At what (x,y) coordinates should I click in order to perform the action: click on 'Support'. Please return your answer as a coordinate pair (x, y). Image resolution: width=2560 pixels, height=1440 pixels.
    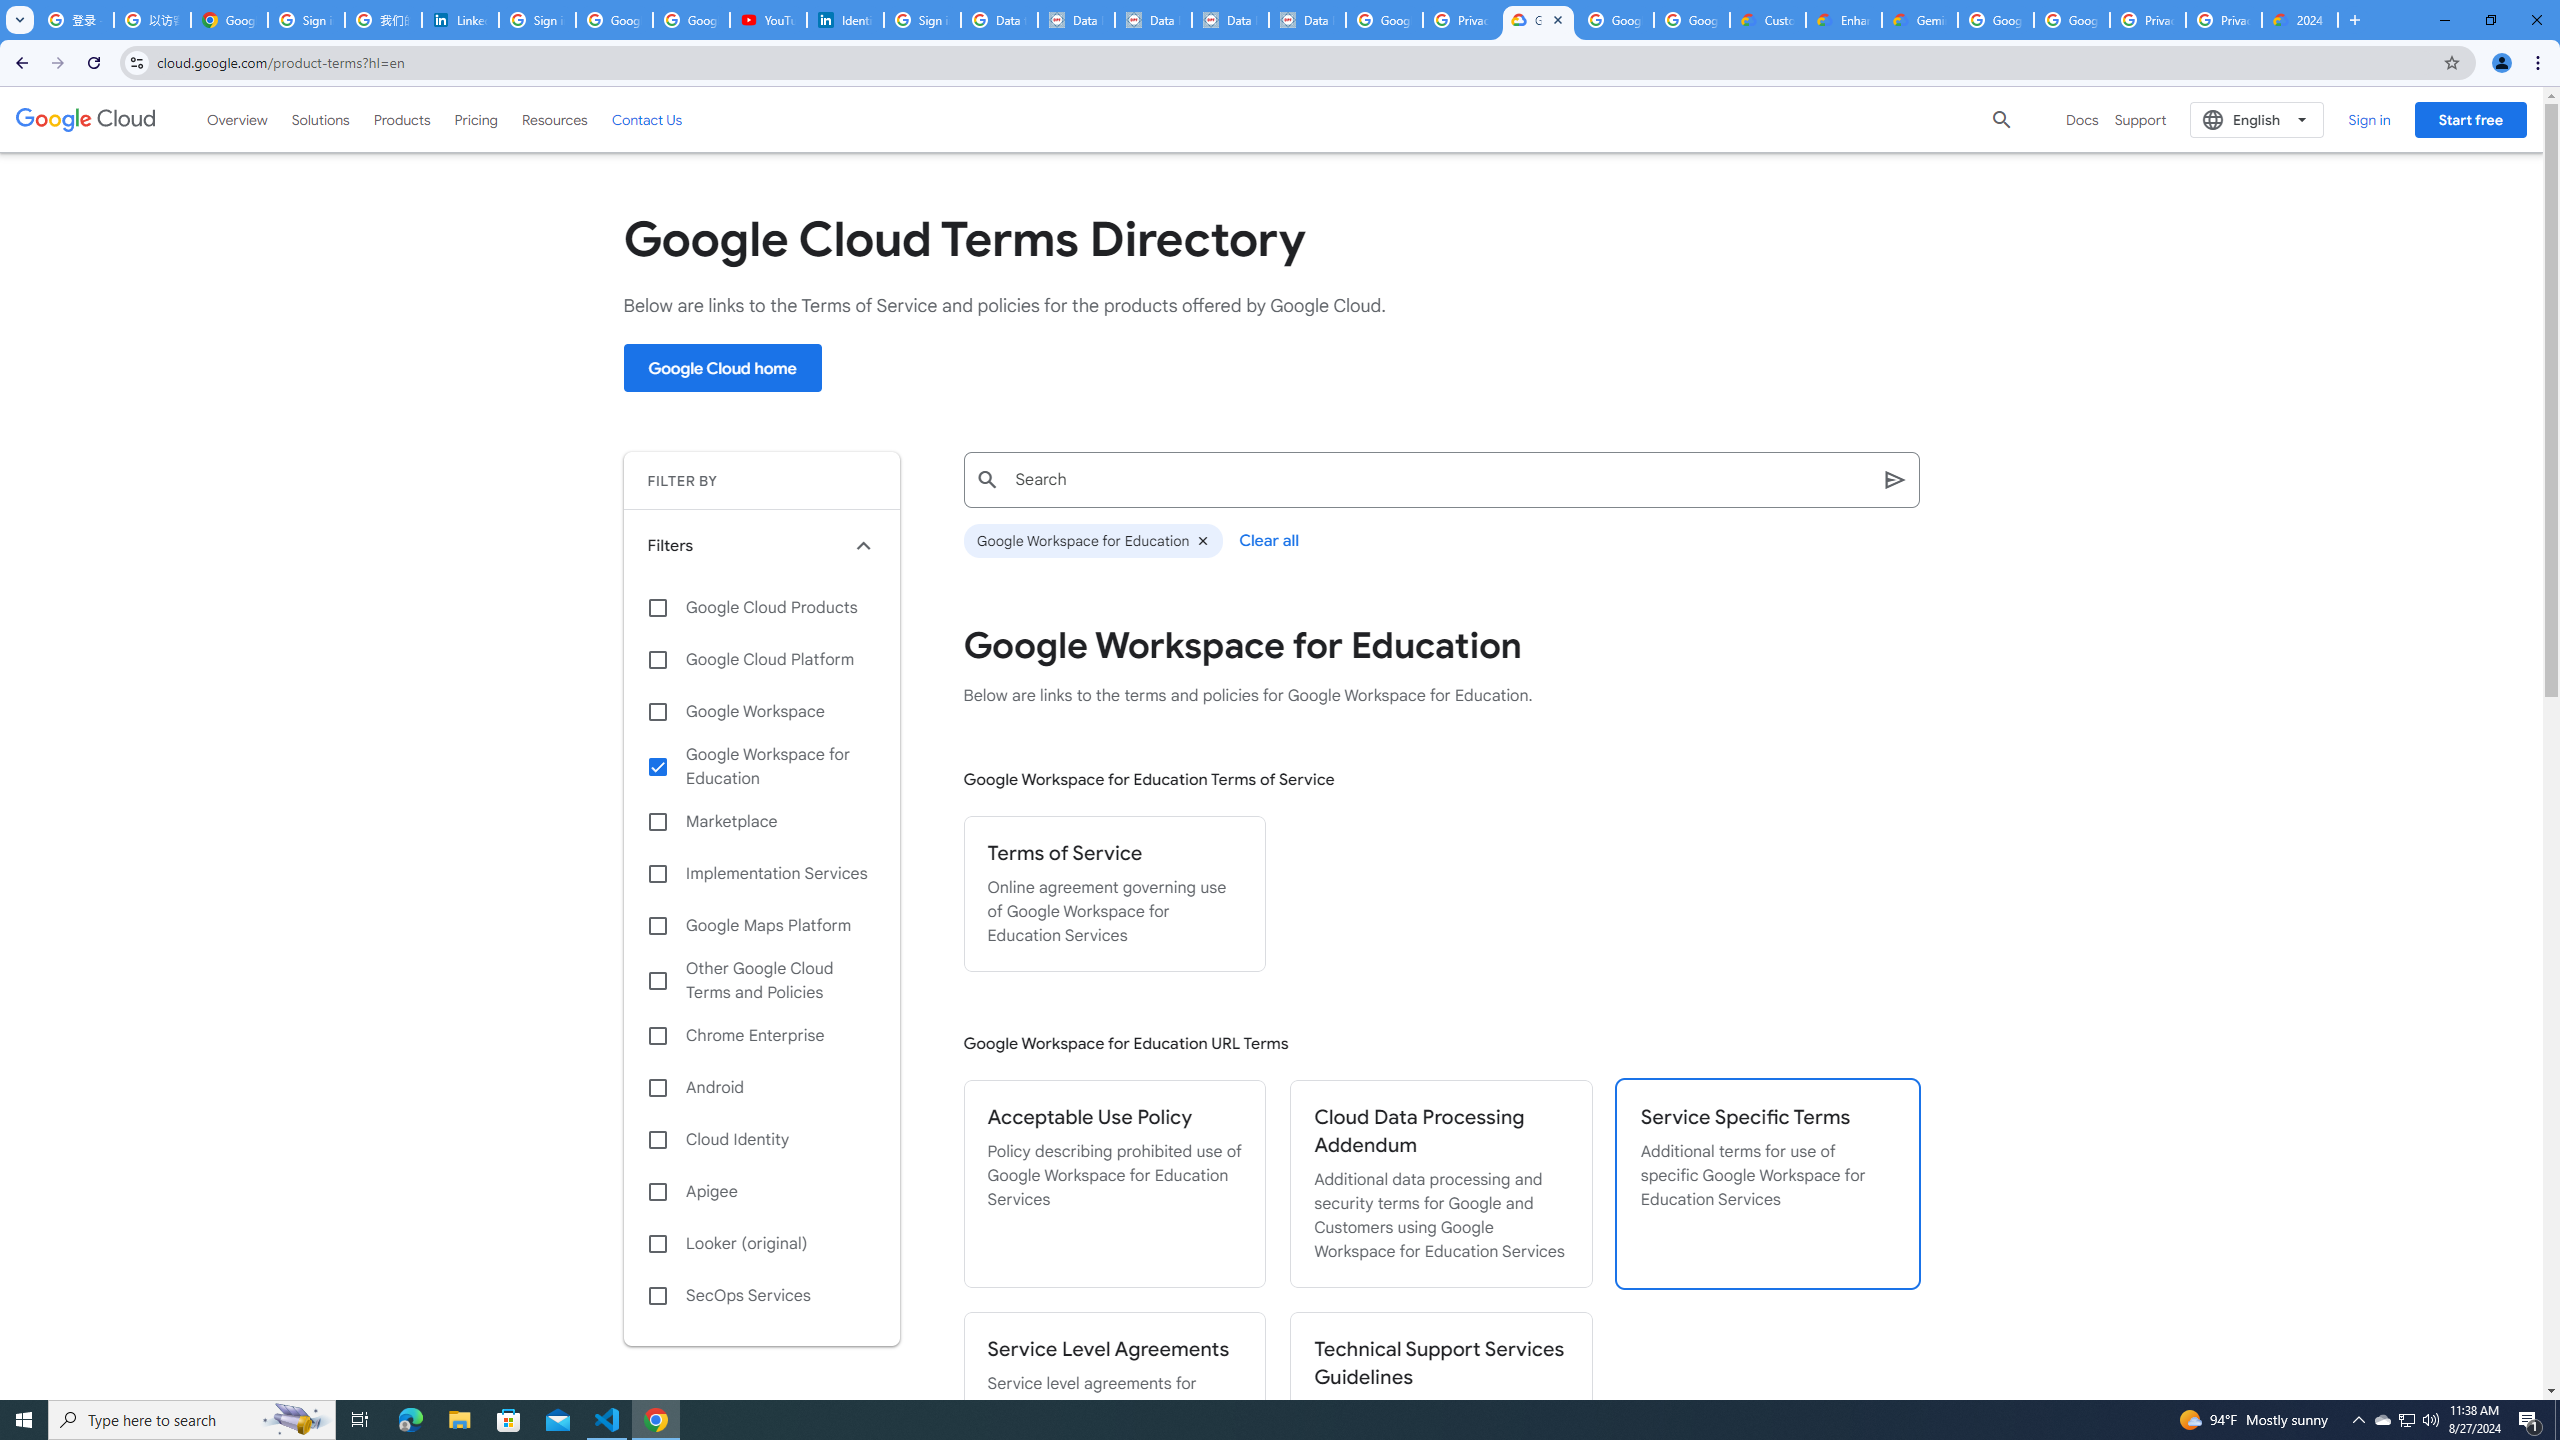
    Looking at the image, I should click on (2140, 118).